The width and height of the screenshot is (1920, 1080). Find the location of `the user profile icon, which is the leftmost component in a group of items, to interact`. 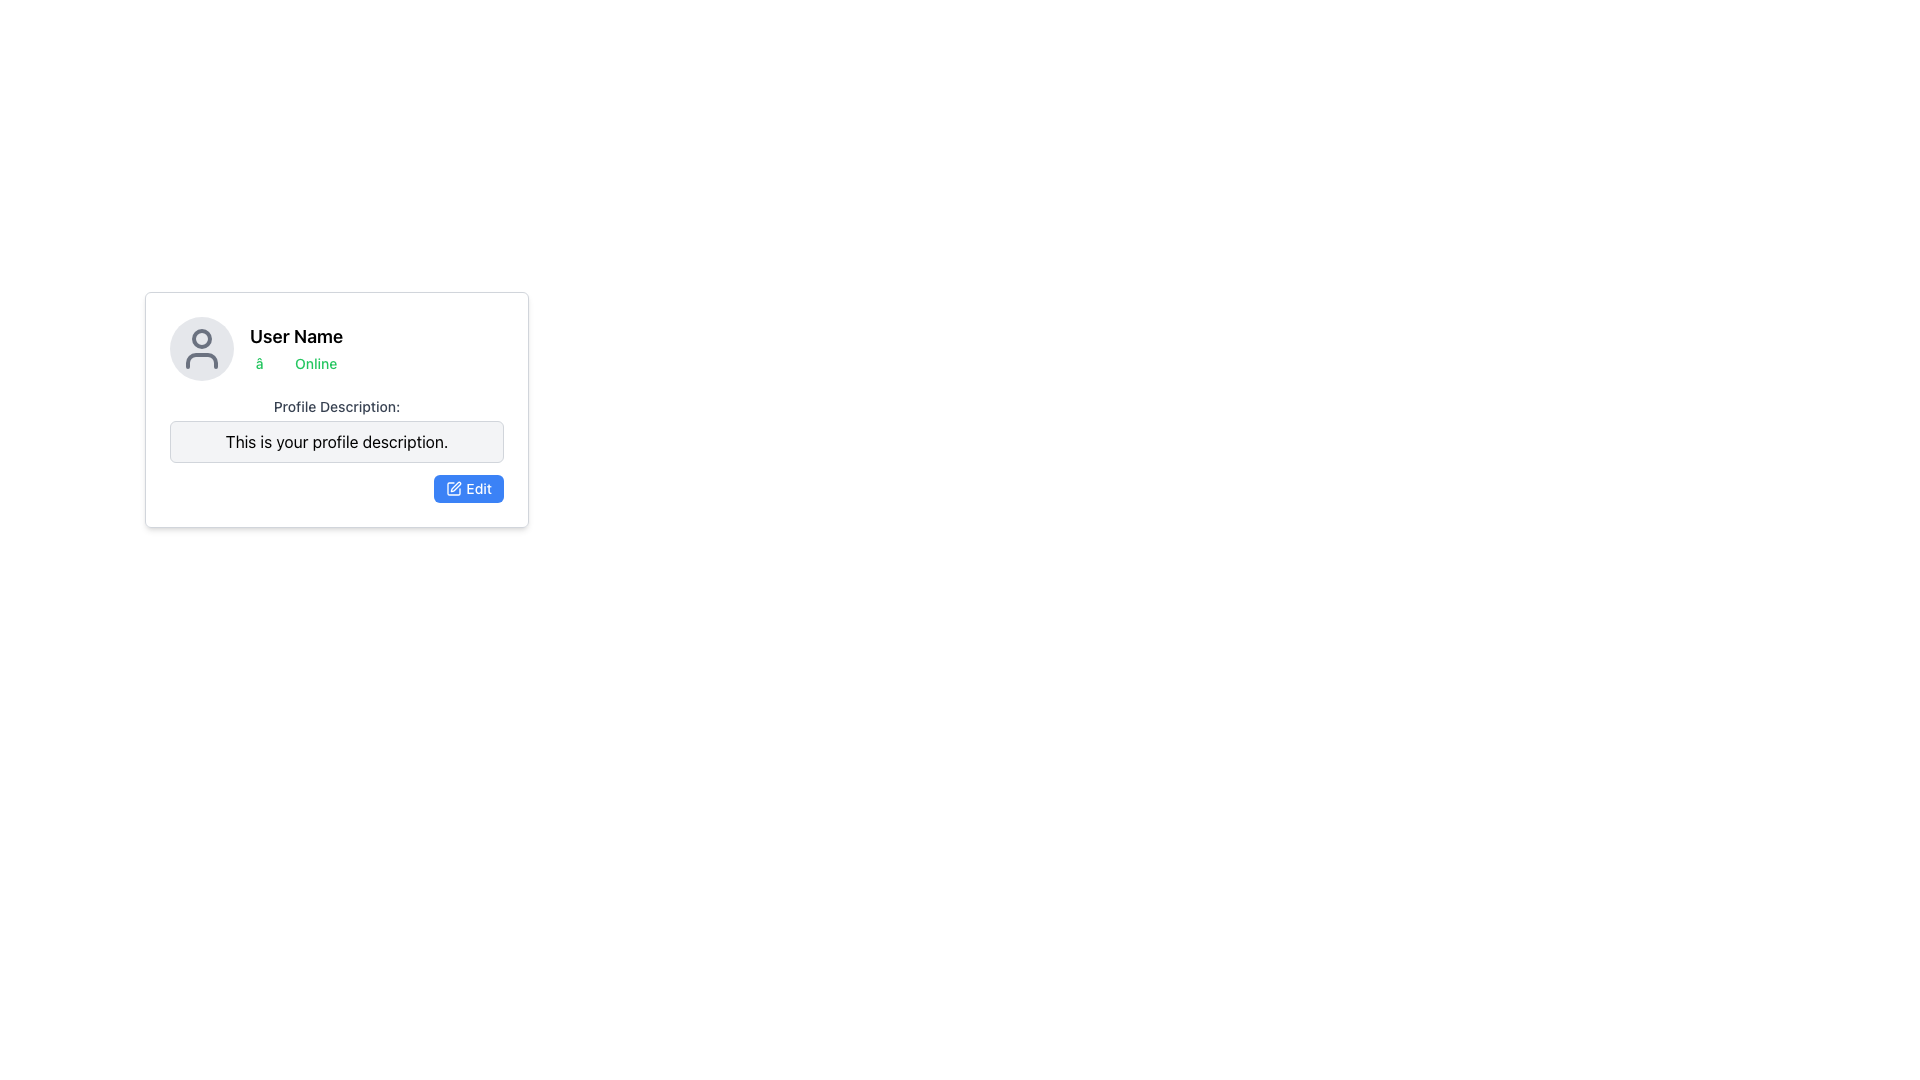

the user profile icon, which is the leftmost component in a group of items, to interact is located at coordinates (201, 347).